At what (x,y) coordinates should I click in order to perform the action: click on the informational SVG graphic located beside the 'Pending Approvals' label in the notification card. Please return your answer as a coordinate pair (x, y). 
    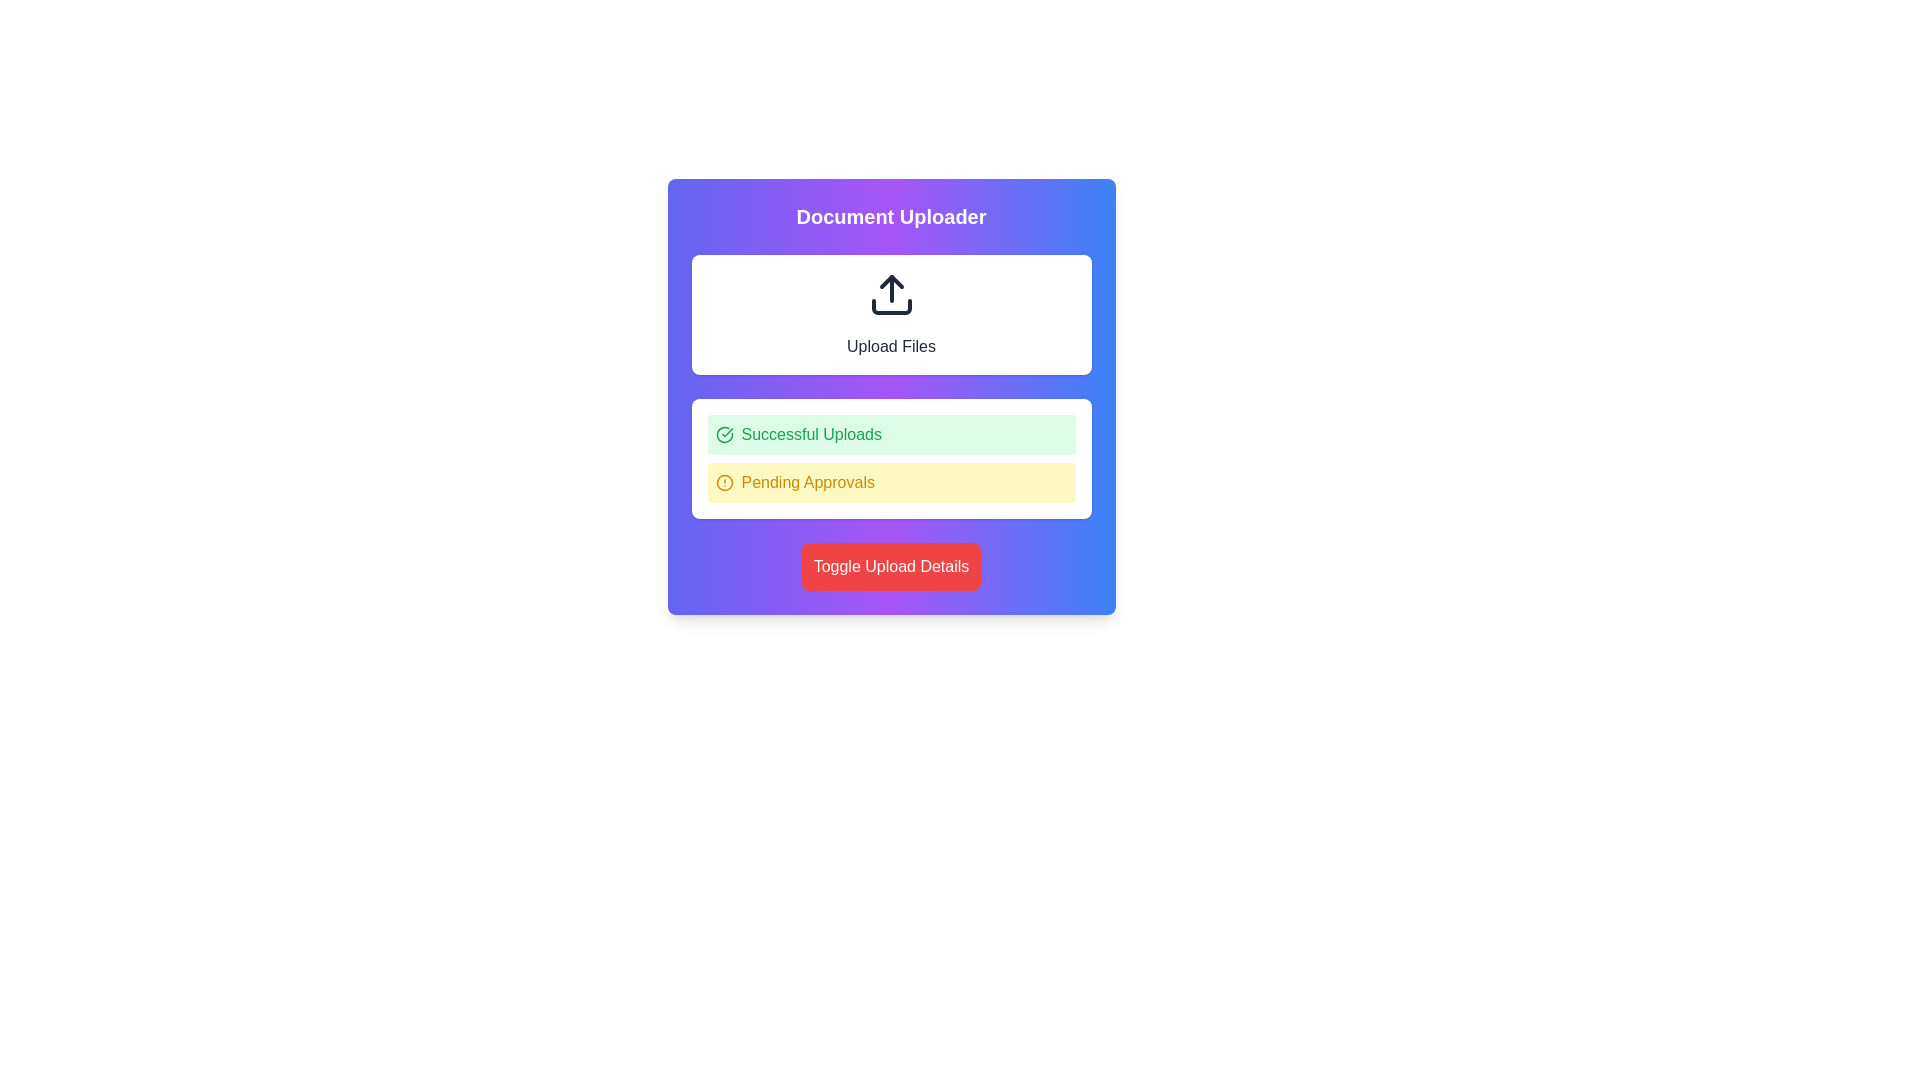
    Looking at the image, I should click on (723, 482).